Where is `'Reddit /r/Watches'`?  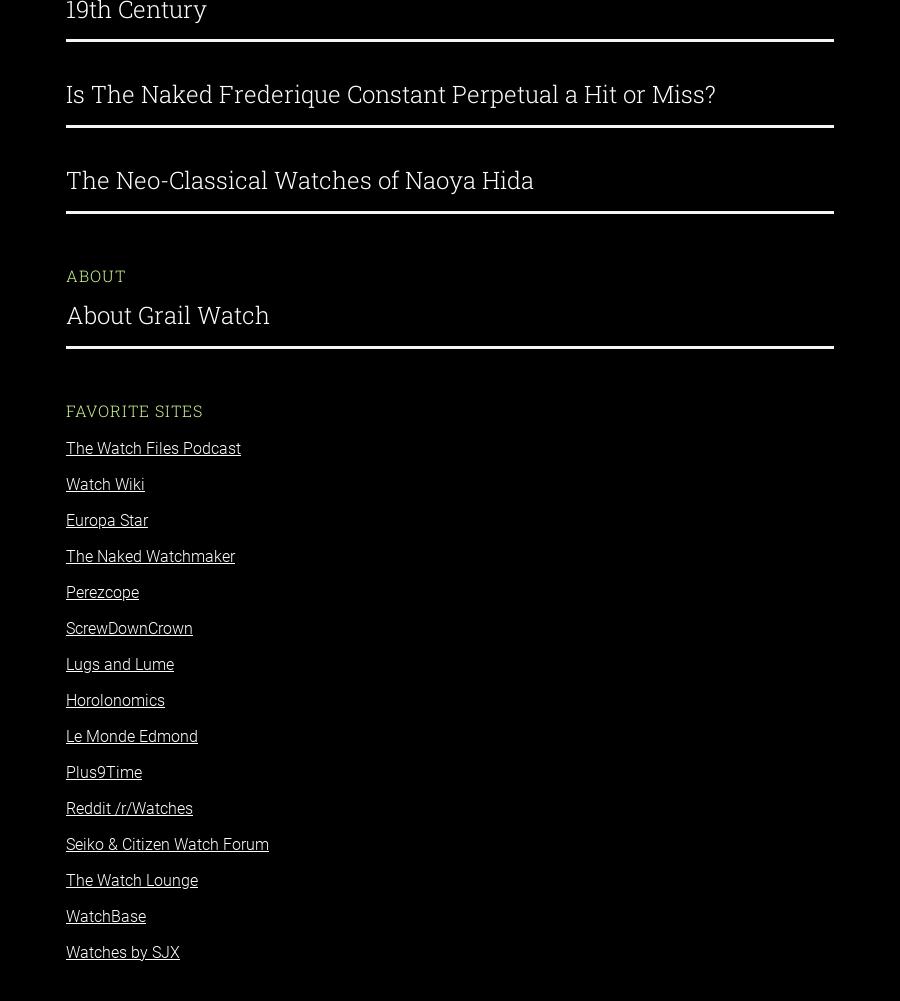
'Reddit /r/Watches' is located at coordinates (129, 790).